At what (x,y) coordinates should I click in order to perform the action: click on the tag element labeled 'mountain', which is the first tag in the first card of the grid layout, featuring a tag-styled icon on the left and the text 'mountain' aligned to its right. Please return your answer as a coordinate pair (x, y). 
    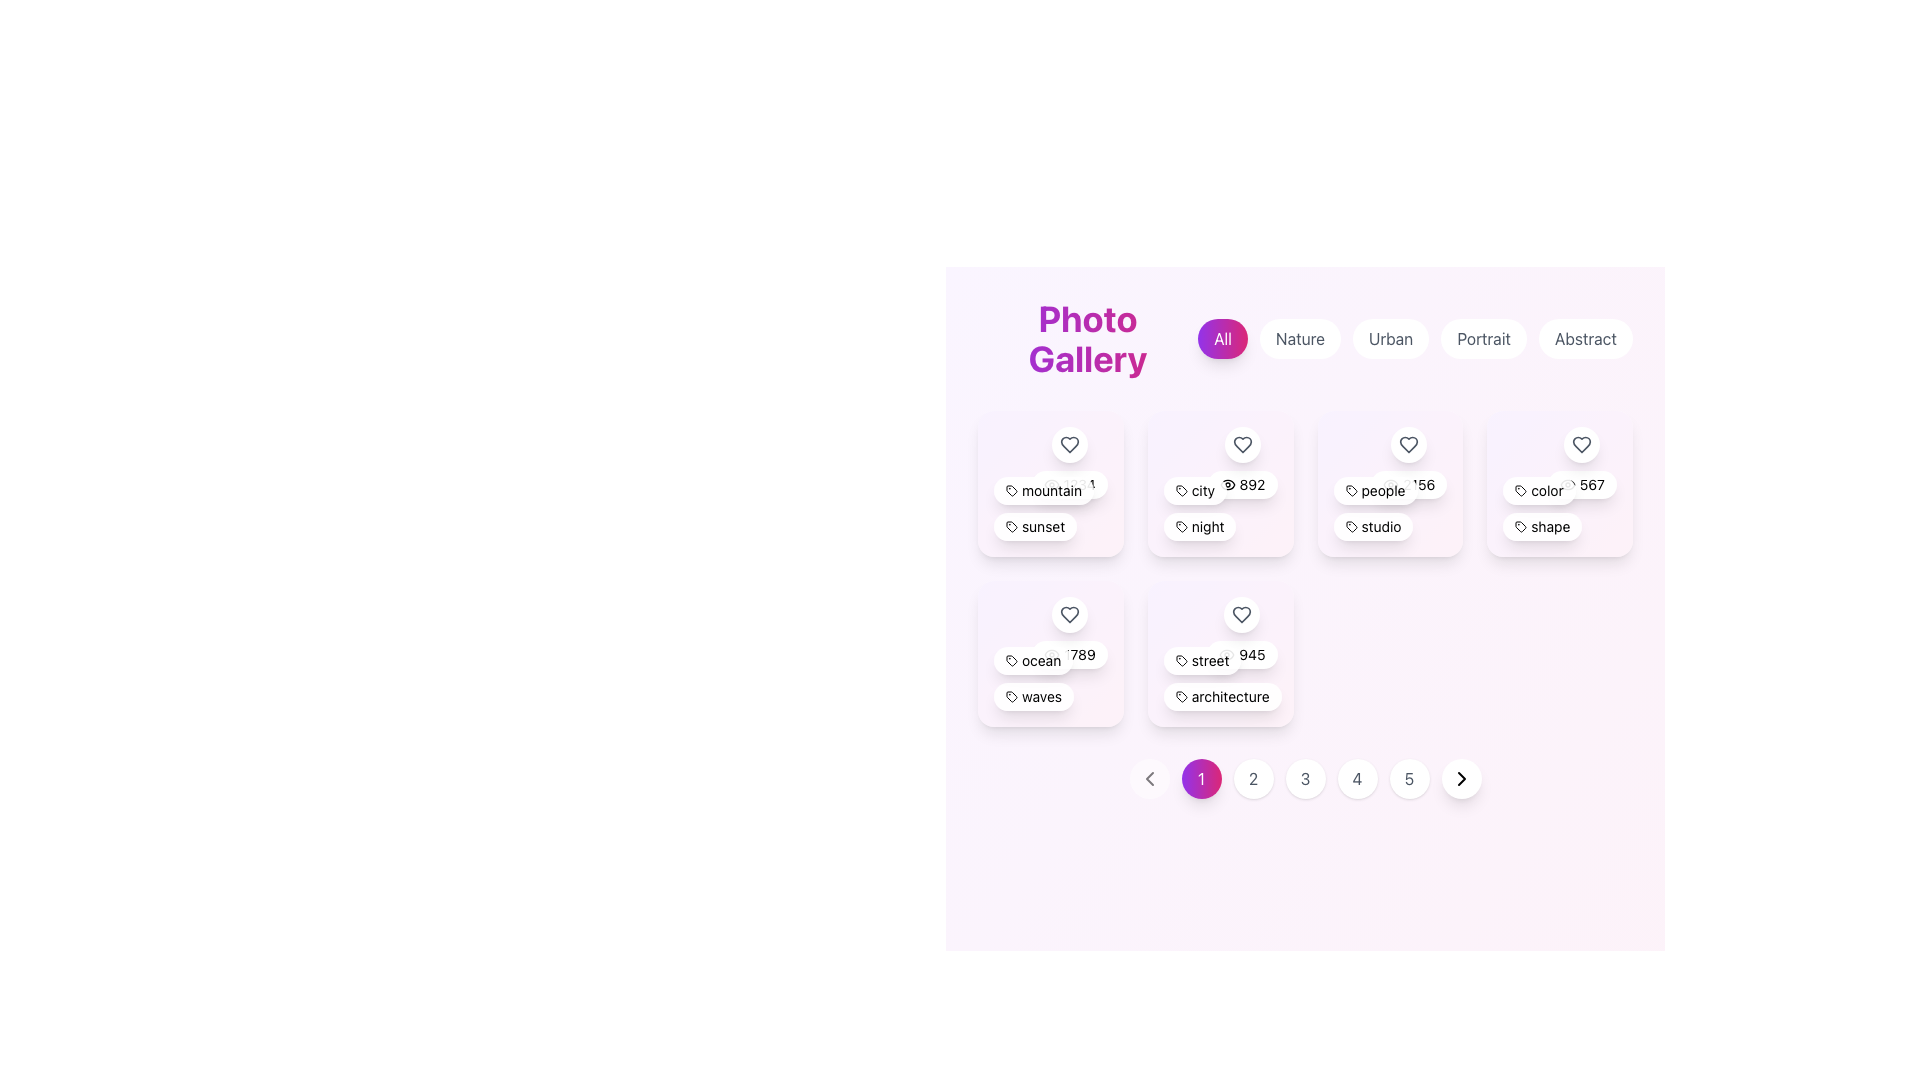
    Looking at the image, I should click on (1043, 490).